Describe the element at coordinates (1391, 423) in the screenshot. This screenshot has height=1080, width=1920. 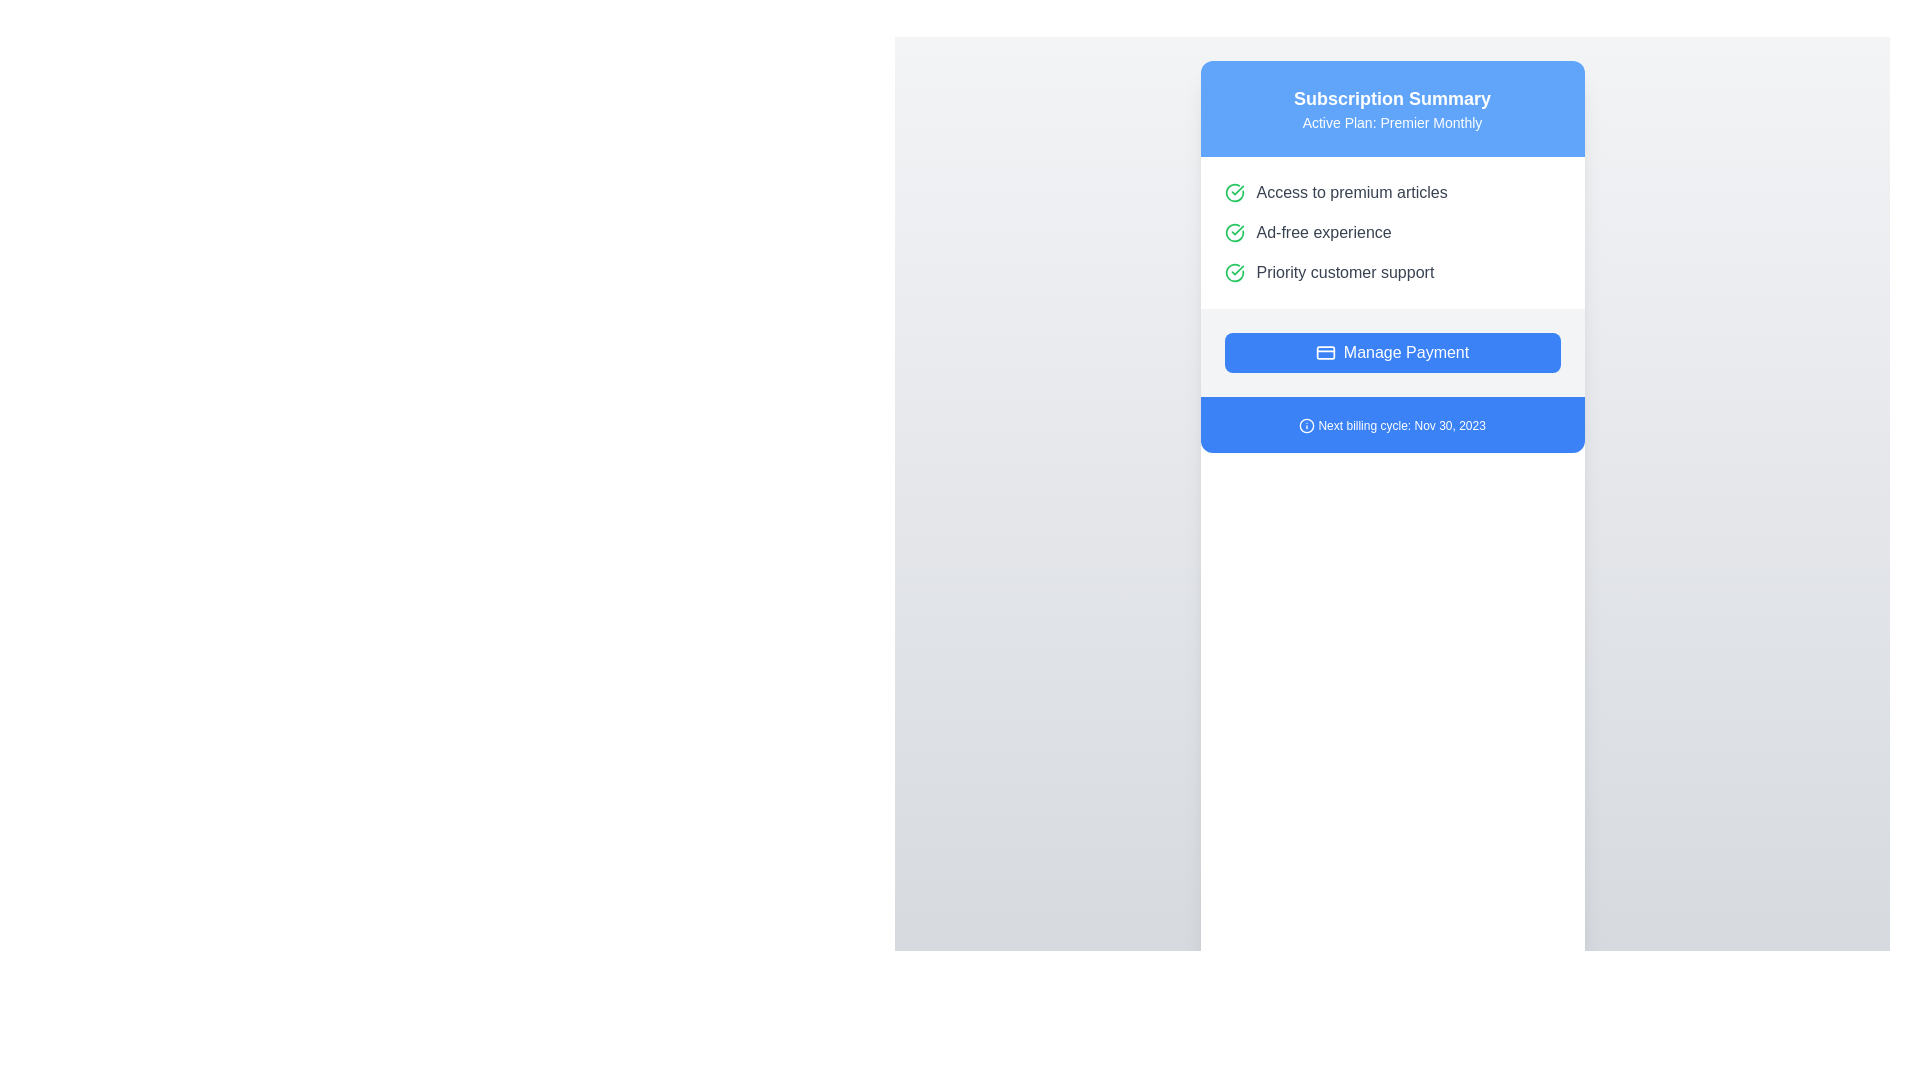
I see `informational content displayed in the Informational Panel, which shows the date of the next billing cycle located beneath the 'Manage Payment' button in the 'Subscription Summary' card` at that location.